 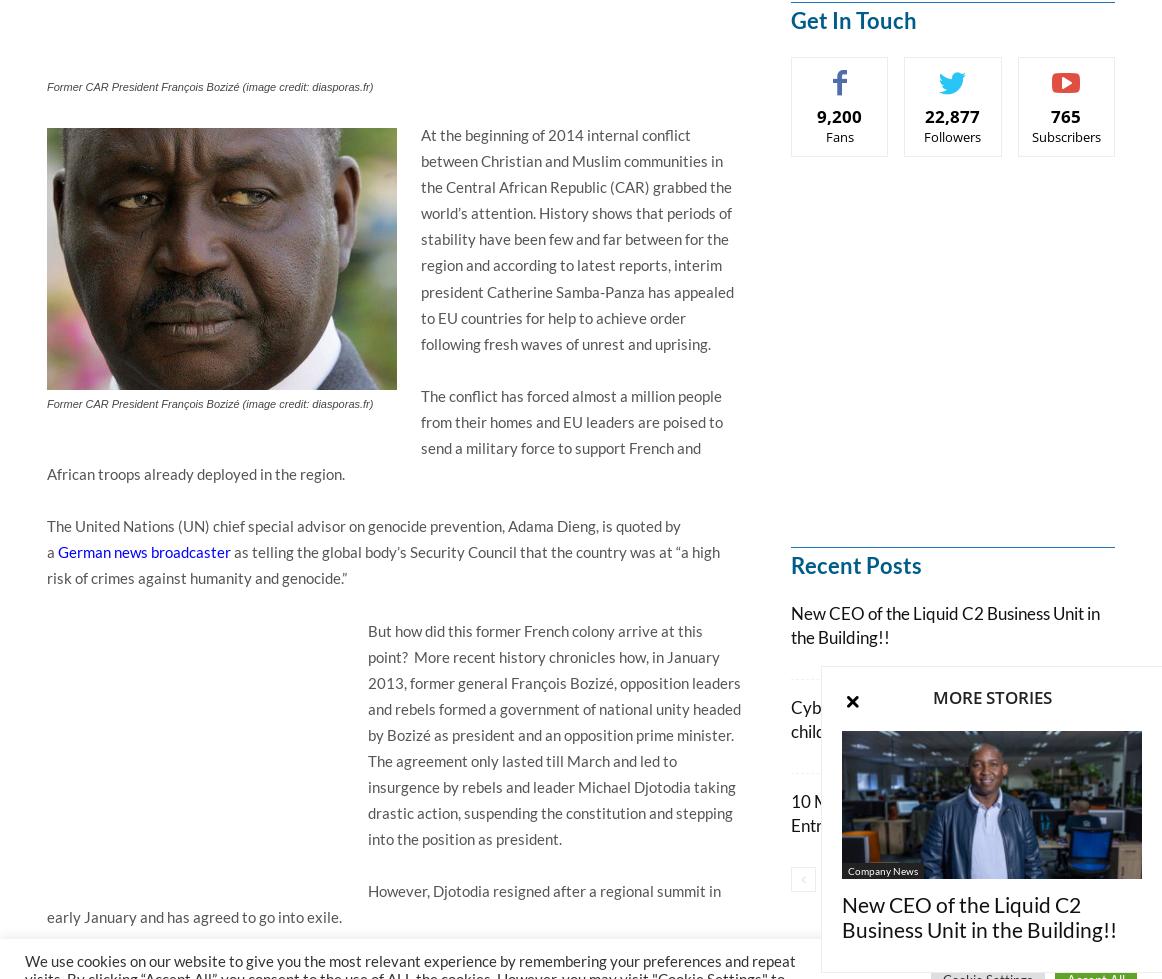 I want to click on 'as telling the global body’s Security Council that the country was at “a high risk of crimes against humanity and genocide.”', so click(x=382, y=563).